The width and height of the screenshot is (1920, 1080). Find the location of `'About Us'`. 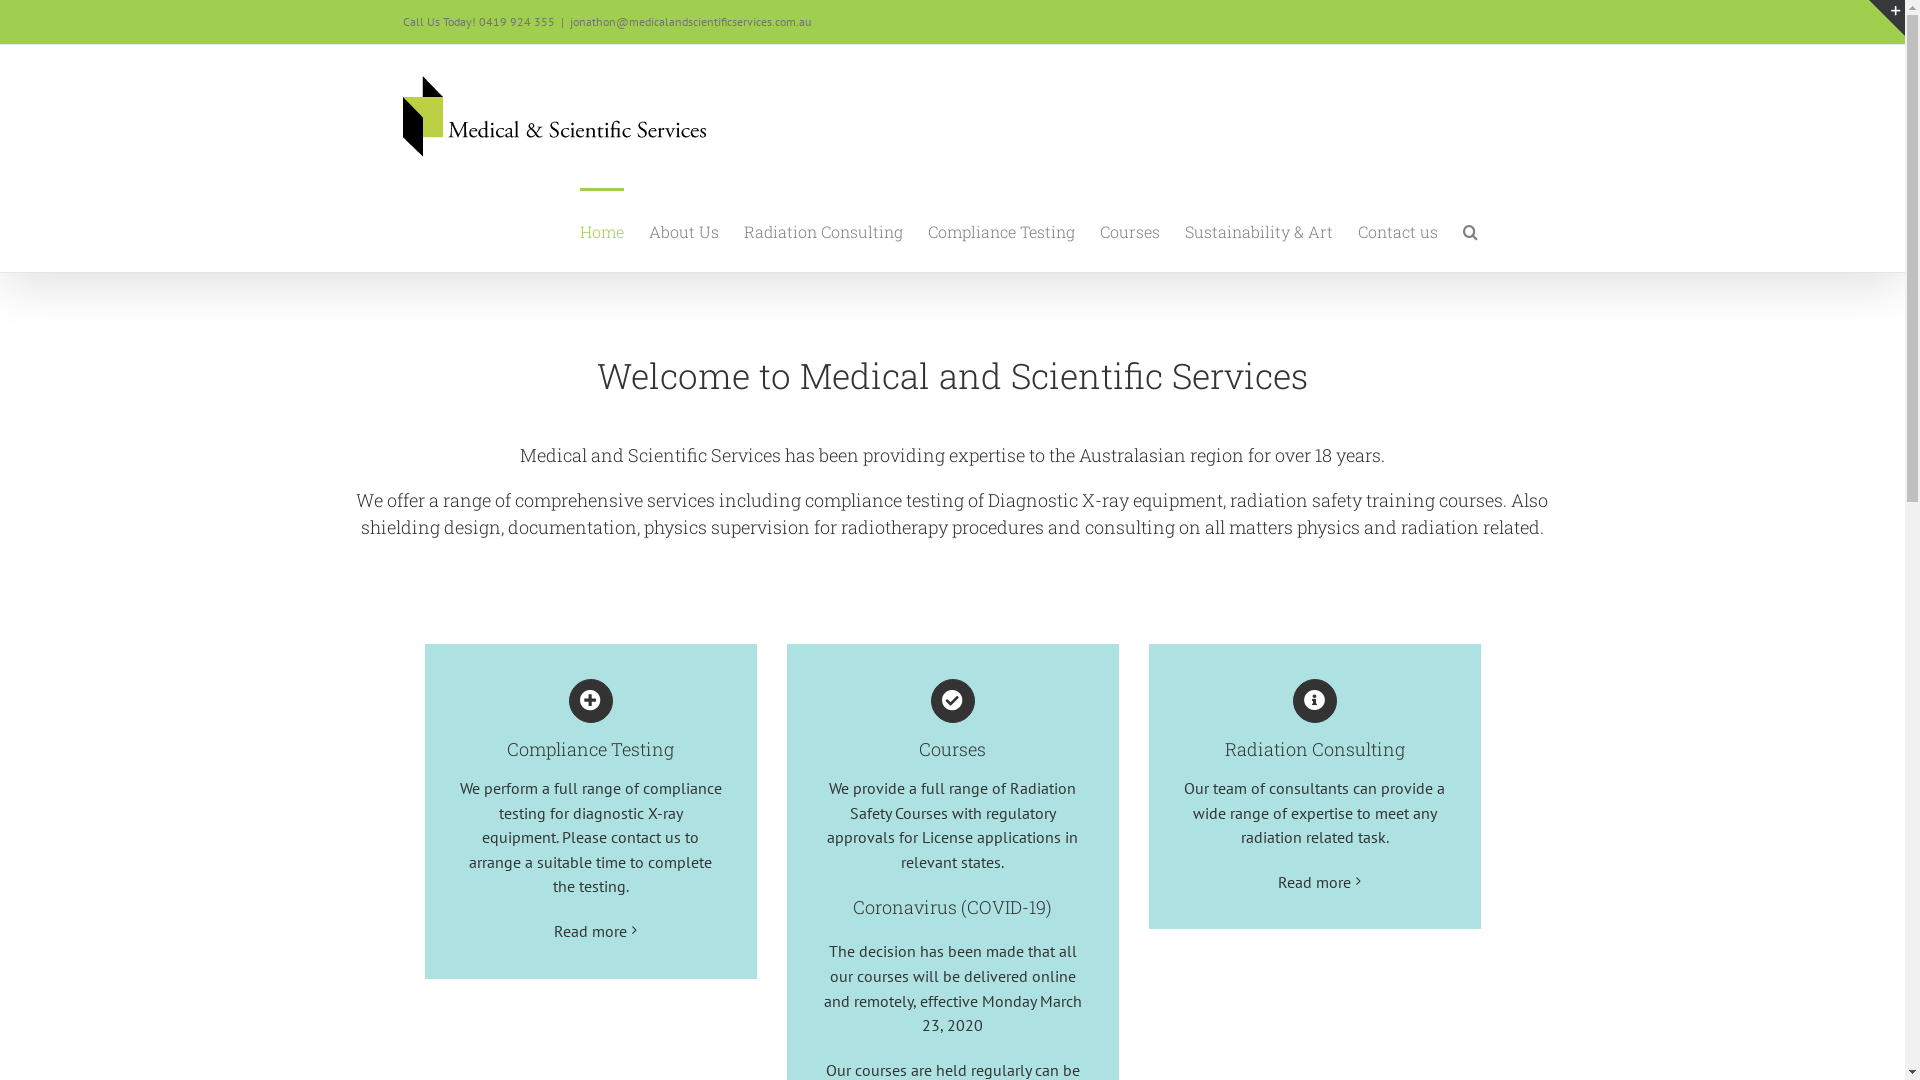

'About Us' is located at coordinates (648, 229).